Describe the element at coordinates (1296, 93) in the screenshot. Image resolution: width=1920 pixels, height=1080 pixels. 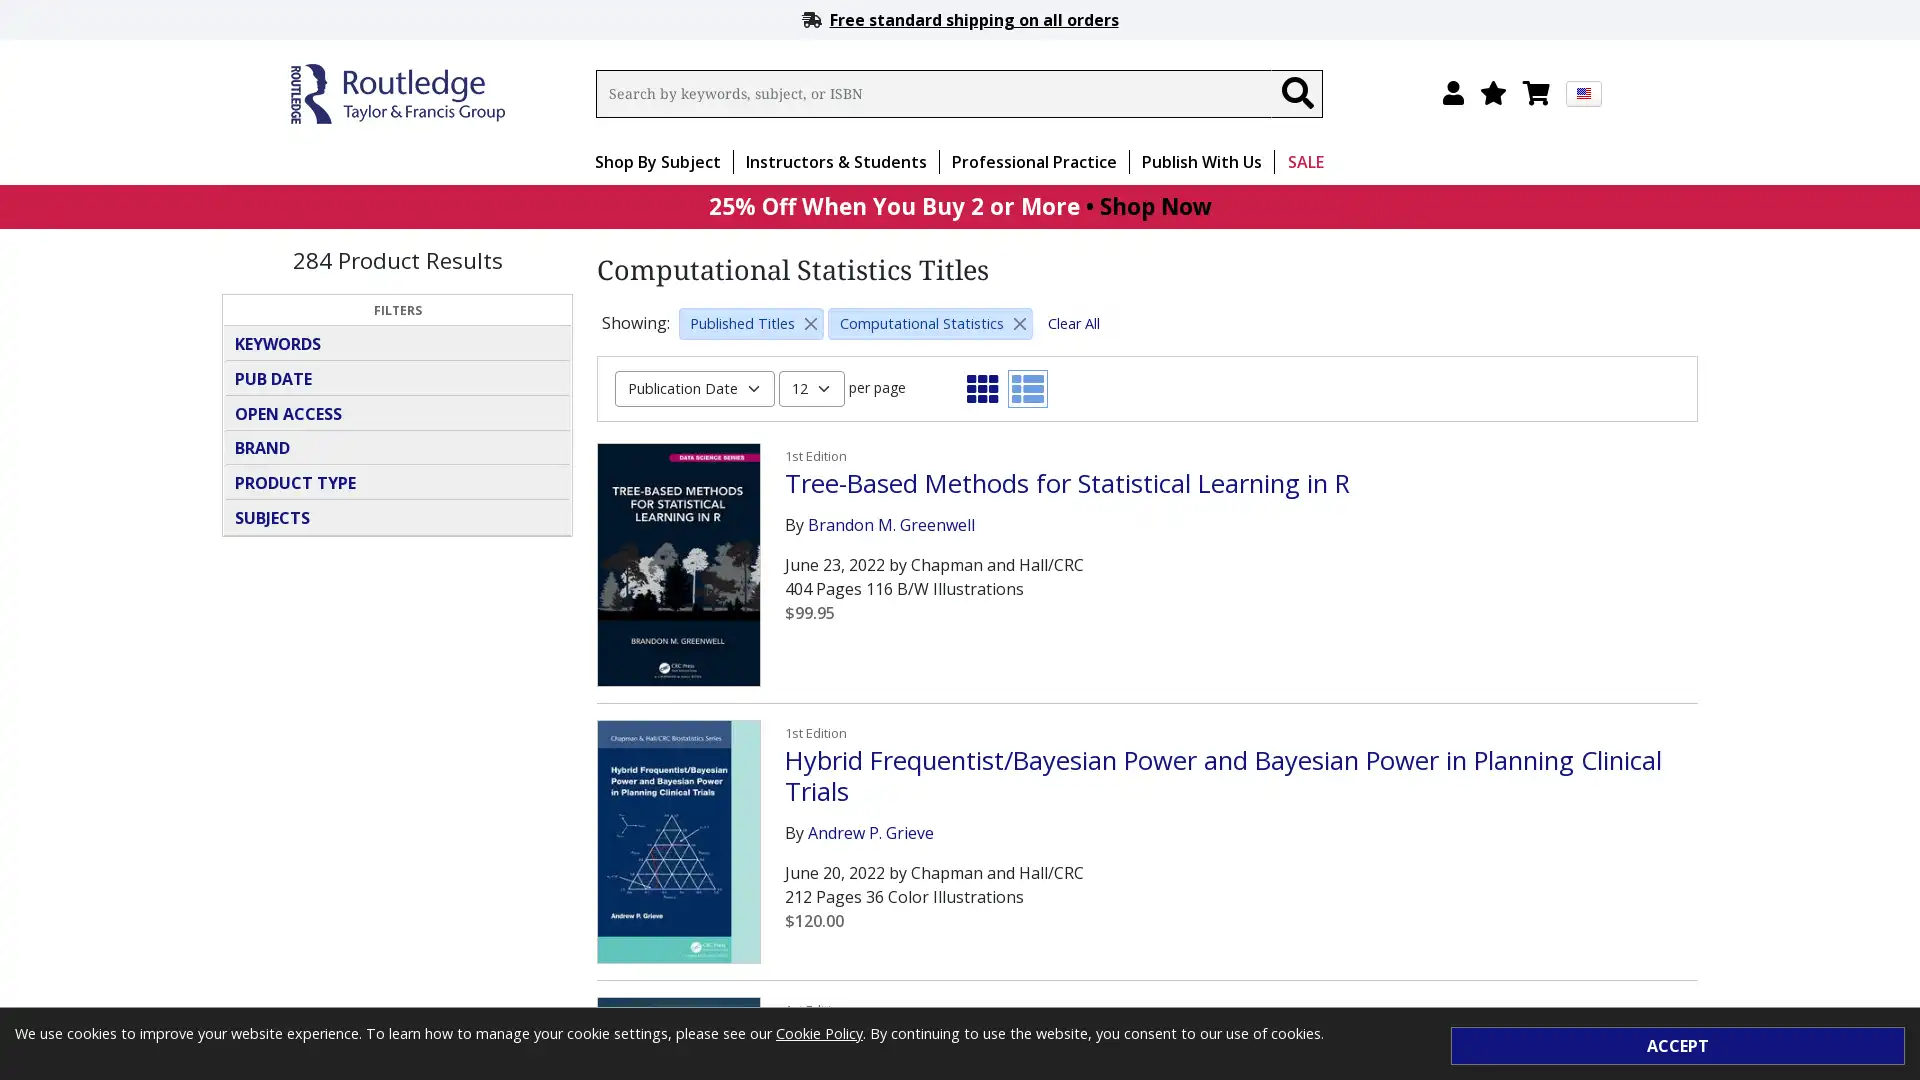
I see `Search` at that location.